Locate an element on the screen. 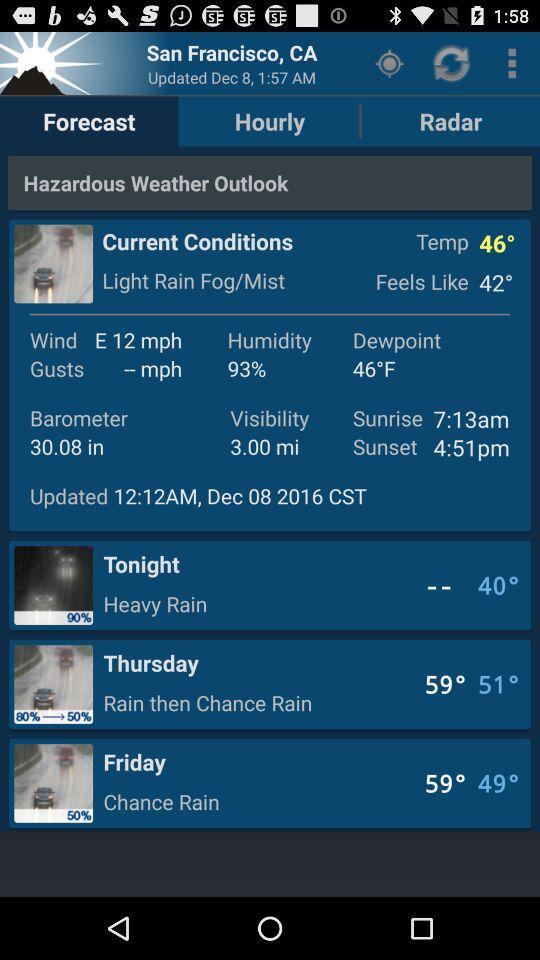  the close icon is located at coordinates (53, 67).